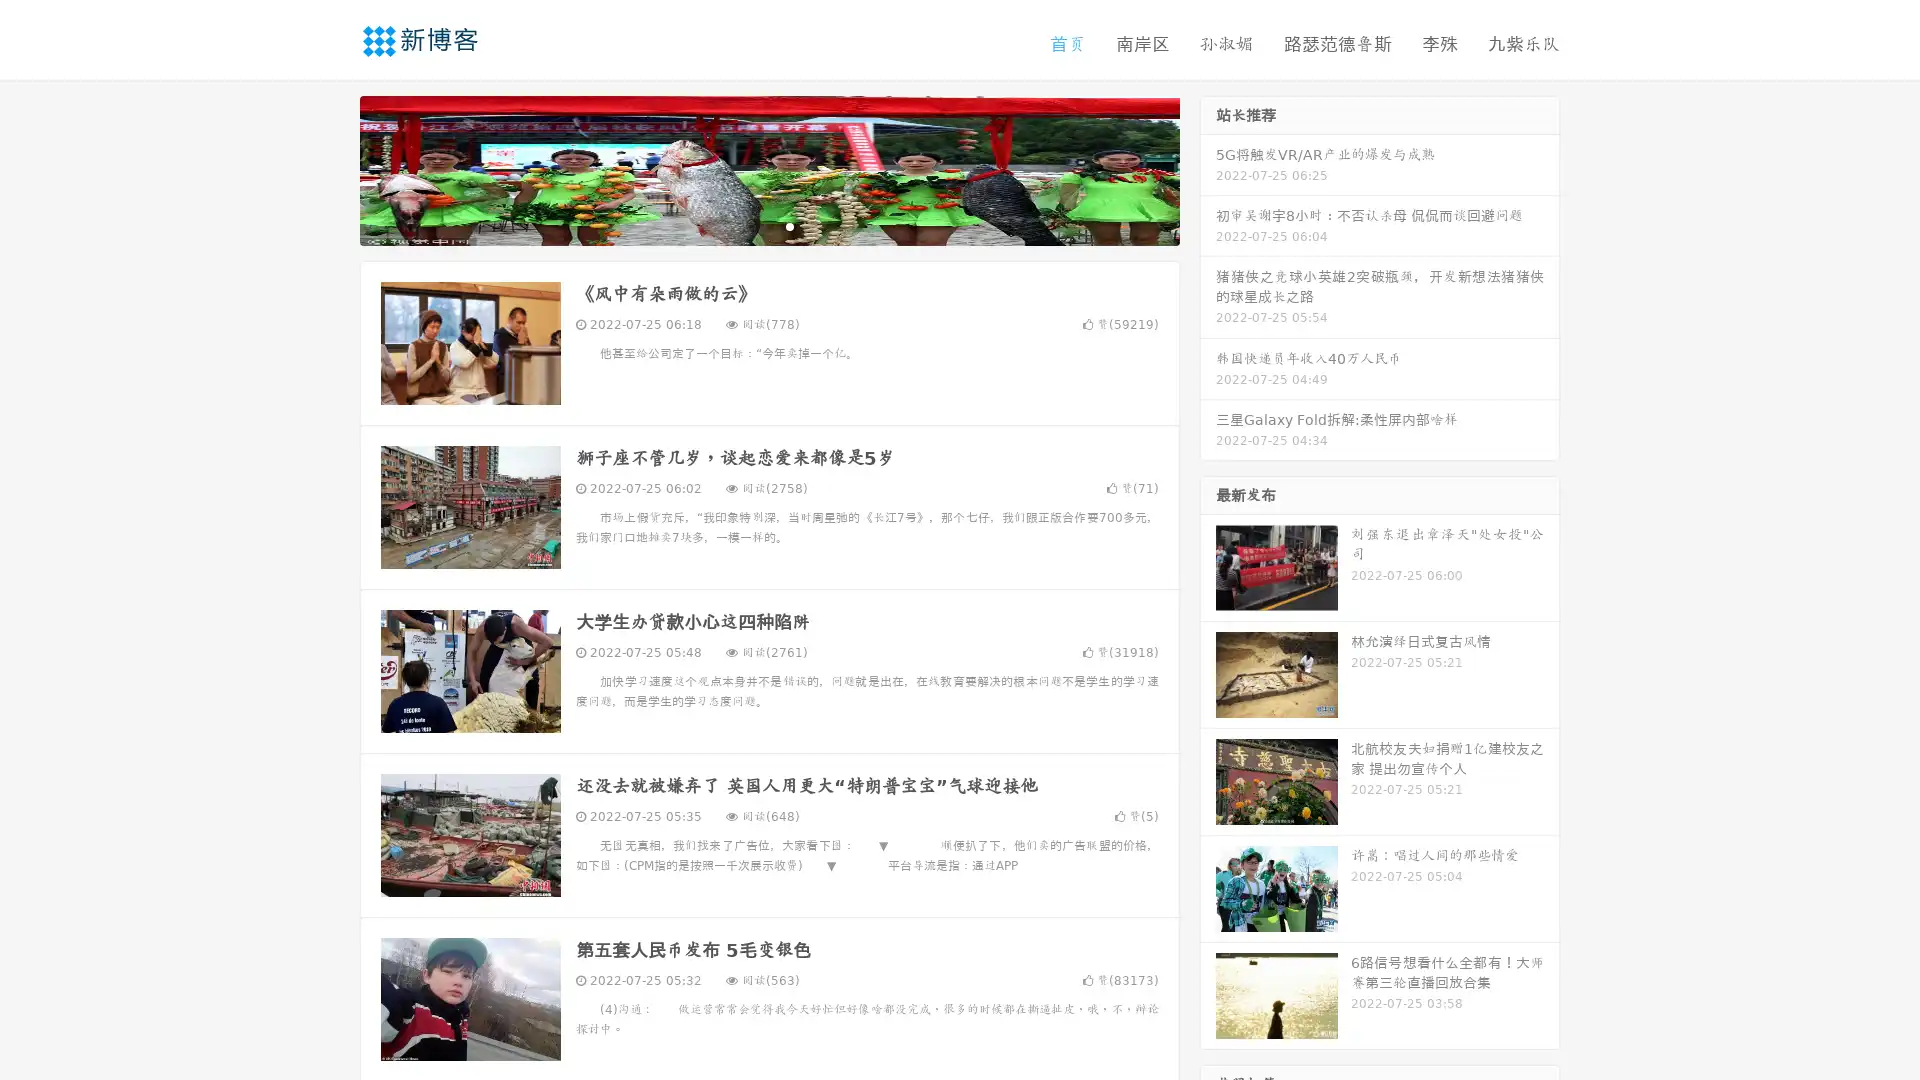  Describe the element at coordinates (330, 168) in the screenshot. I see `Previous slide` at that location.